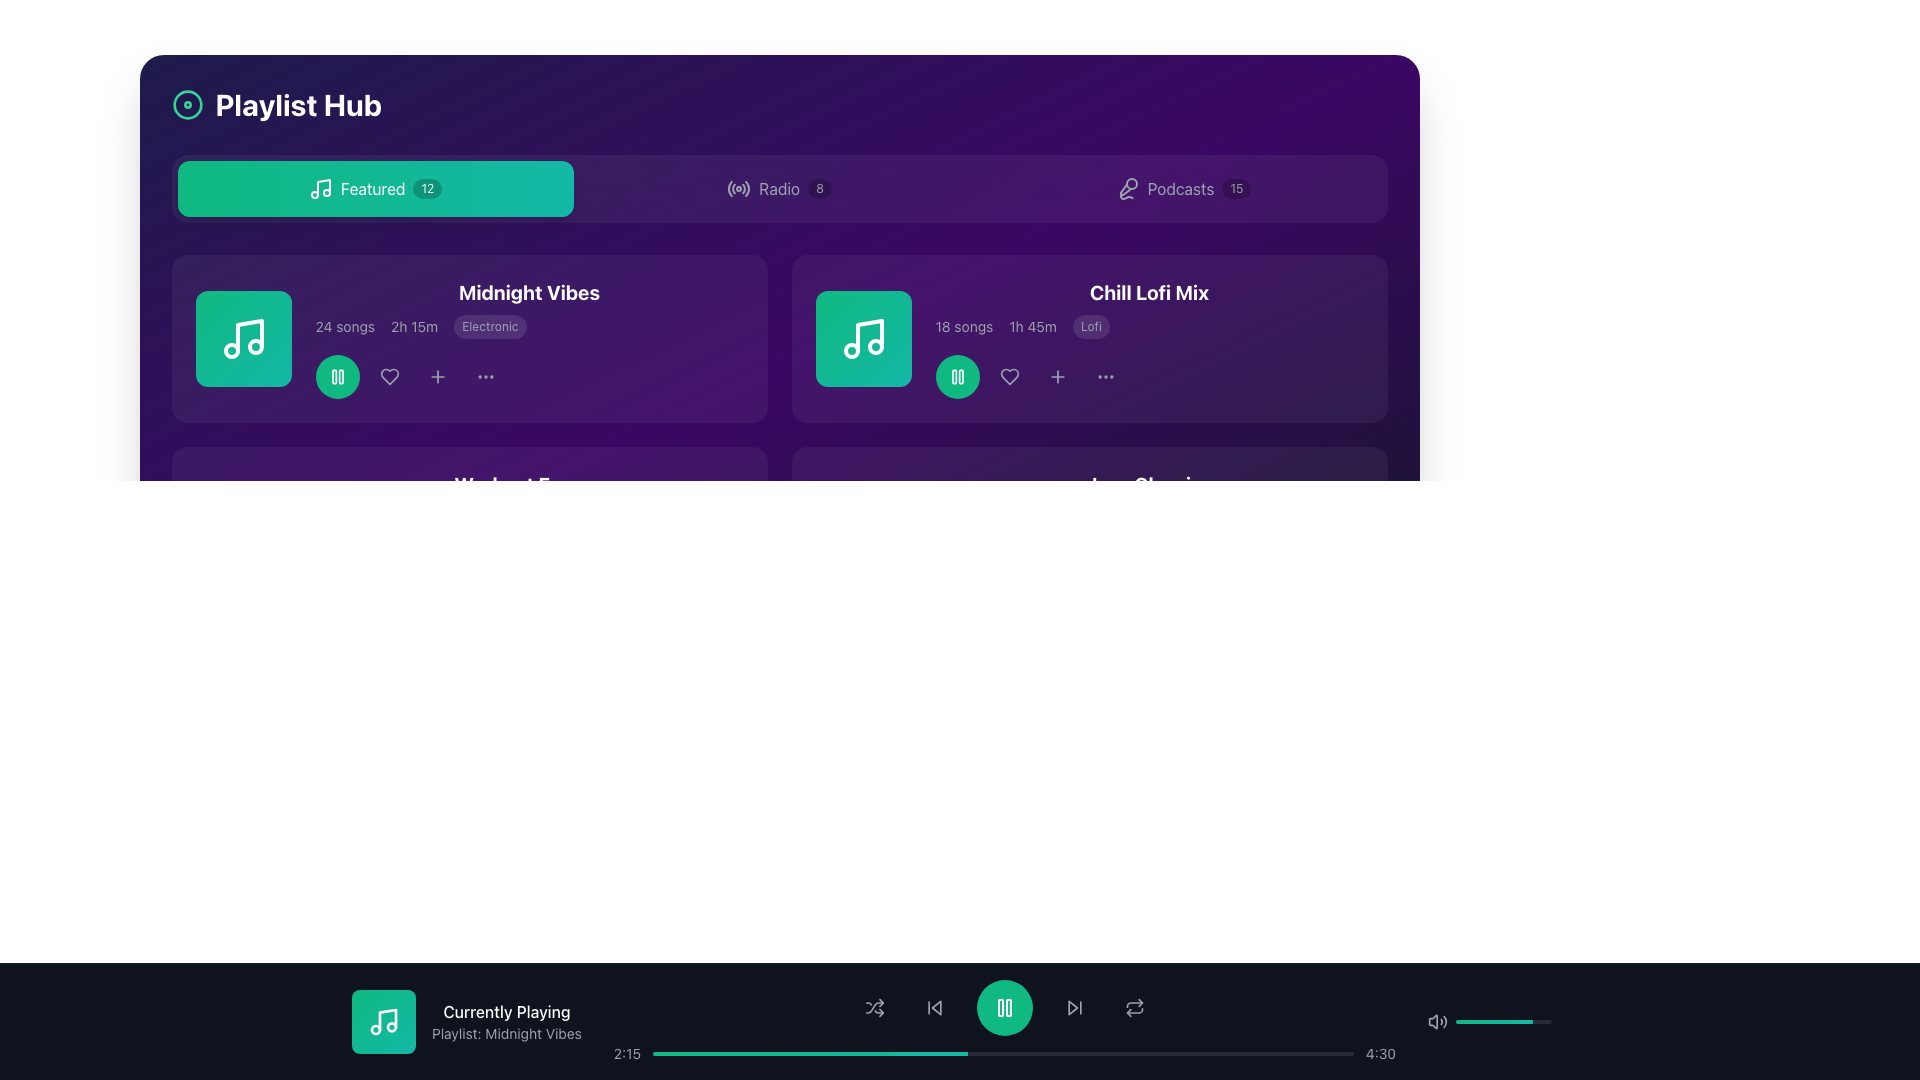  Describe the element at coordinates (465, 1022) in the screenshot. I see `the informational text group containing the bold text 'Currently Playing' and the smaller text 'Playlist: Midnight Vibes', with a green square icon featuring a musical note on the left` at that location.